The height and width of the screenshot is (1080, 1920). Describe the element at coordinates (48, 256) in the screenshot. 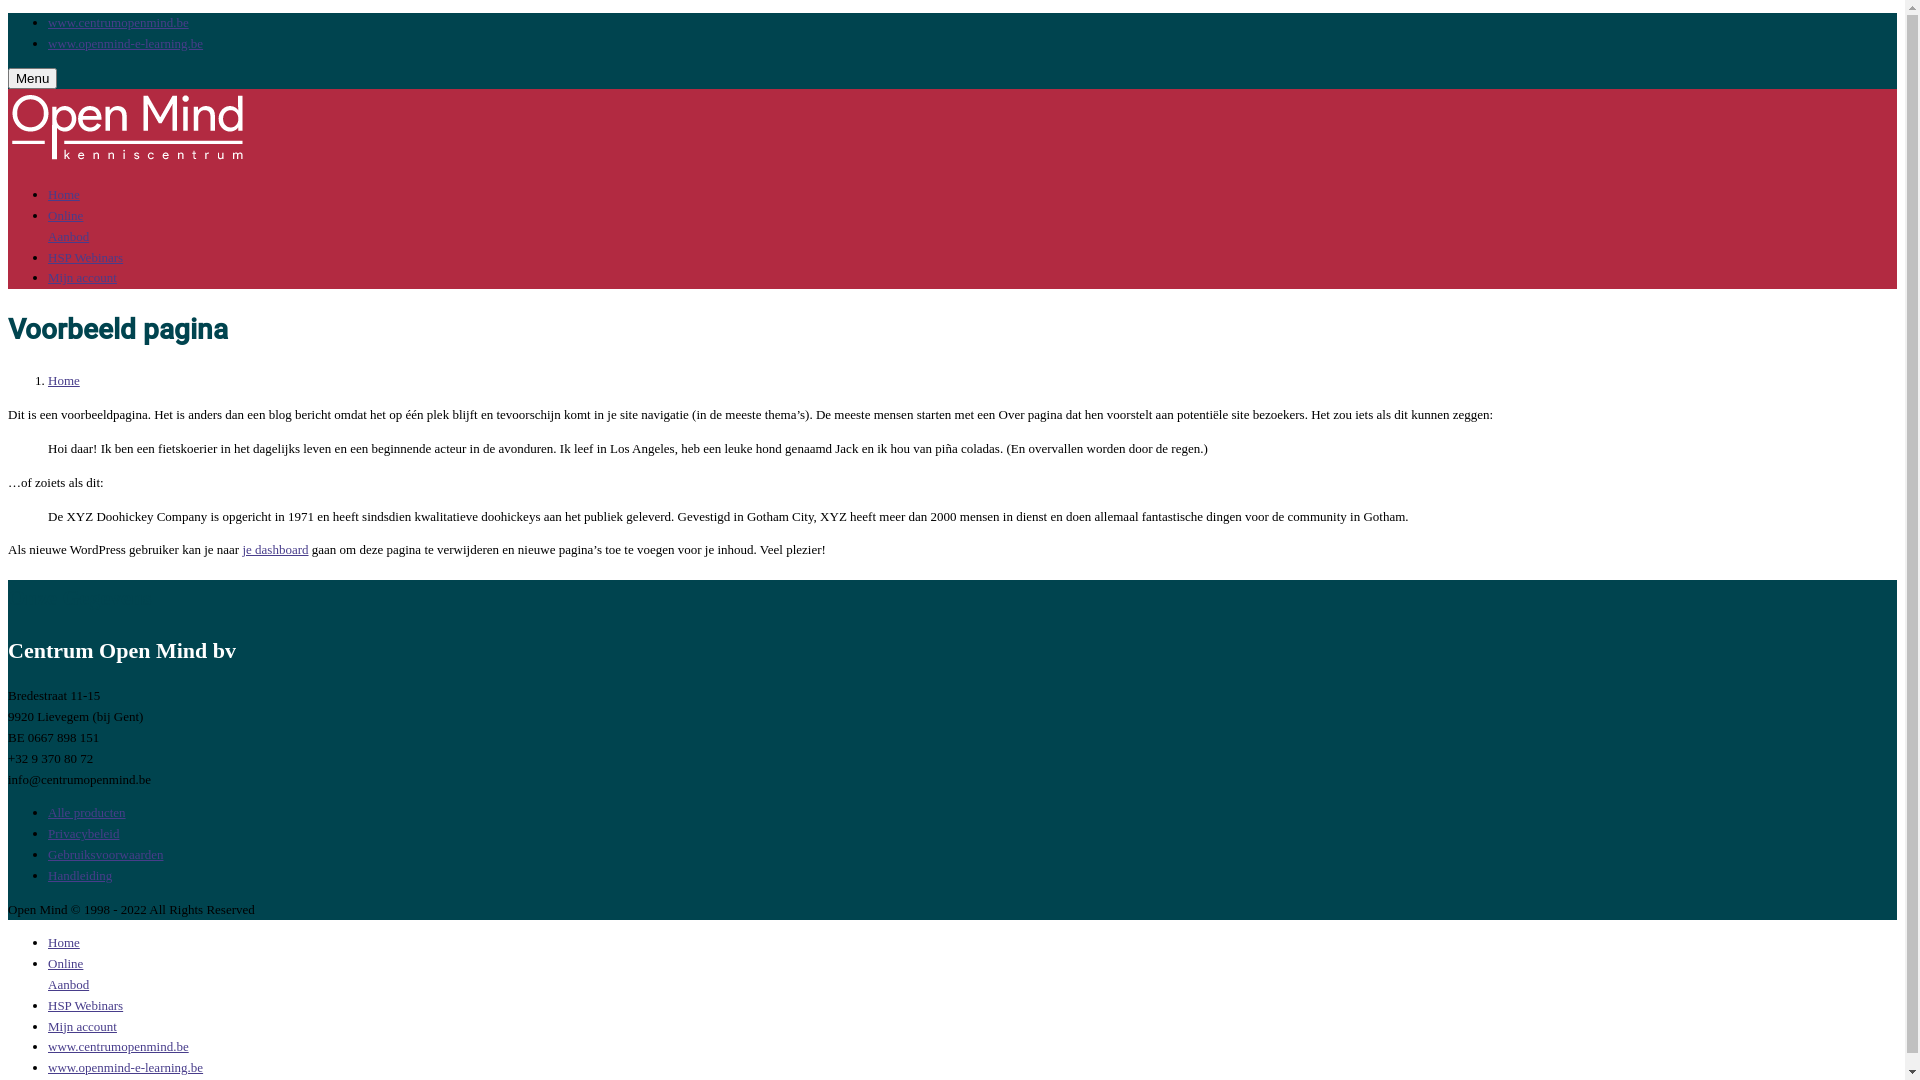

I see `'HSP Webinars'` at that location.